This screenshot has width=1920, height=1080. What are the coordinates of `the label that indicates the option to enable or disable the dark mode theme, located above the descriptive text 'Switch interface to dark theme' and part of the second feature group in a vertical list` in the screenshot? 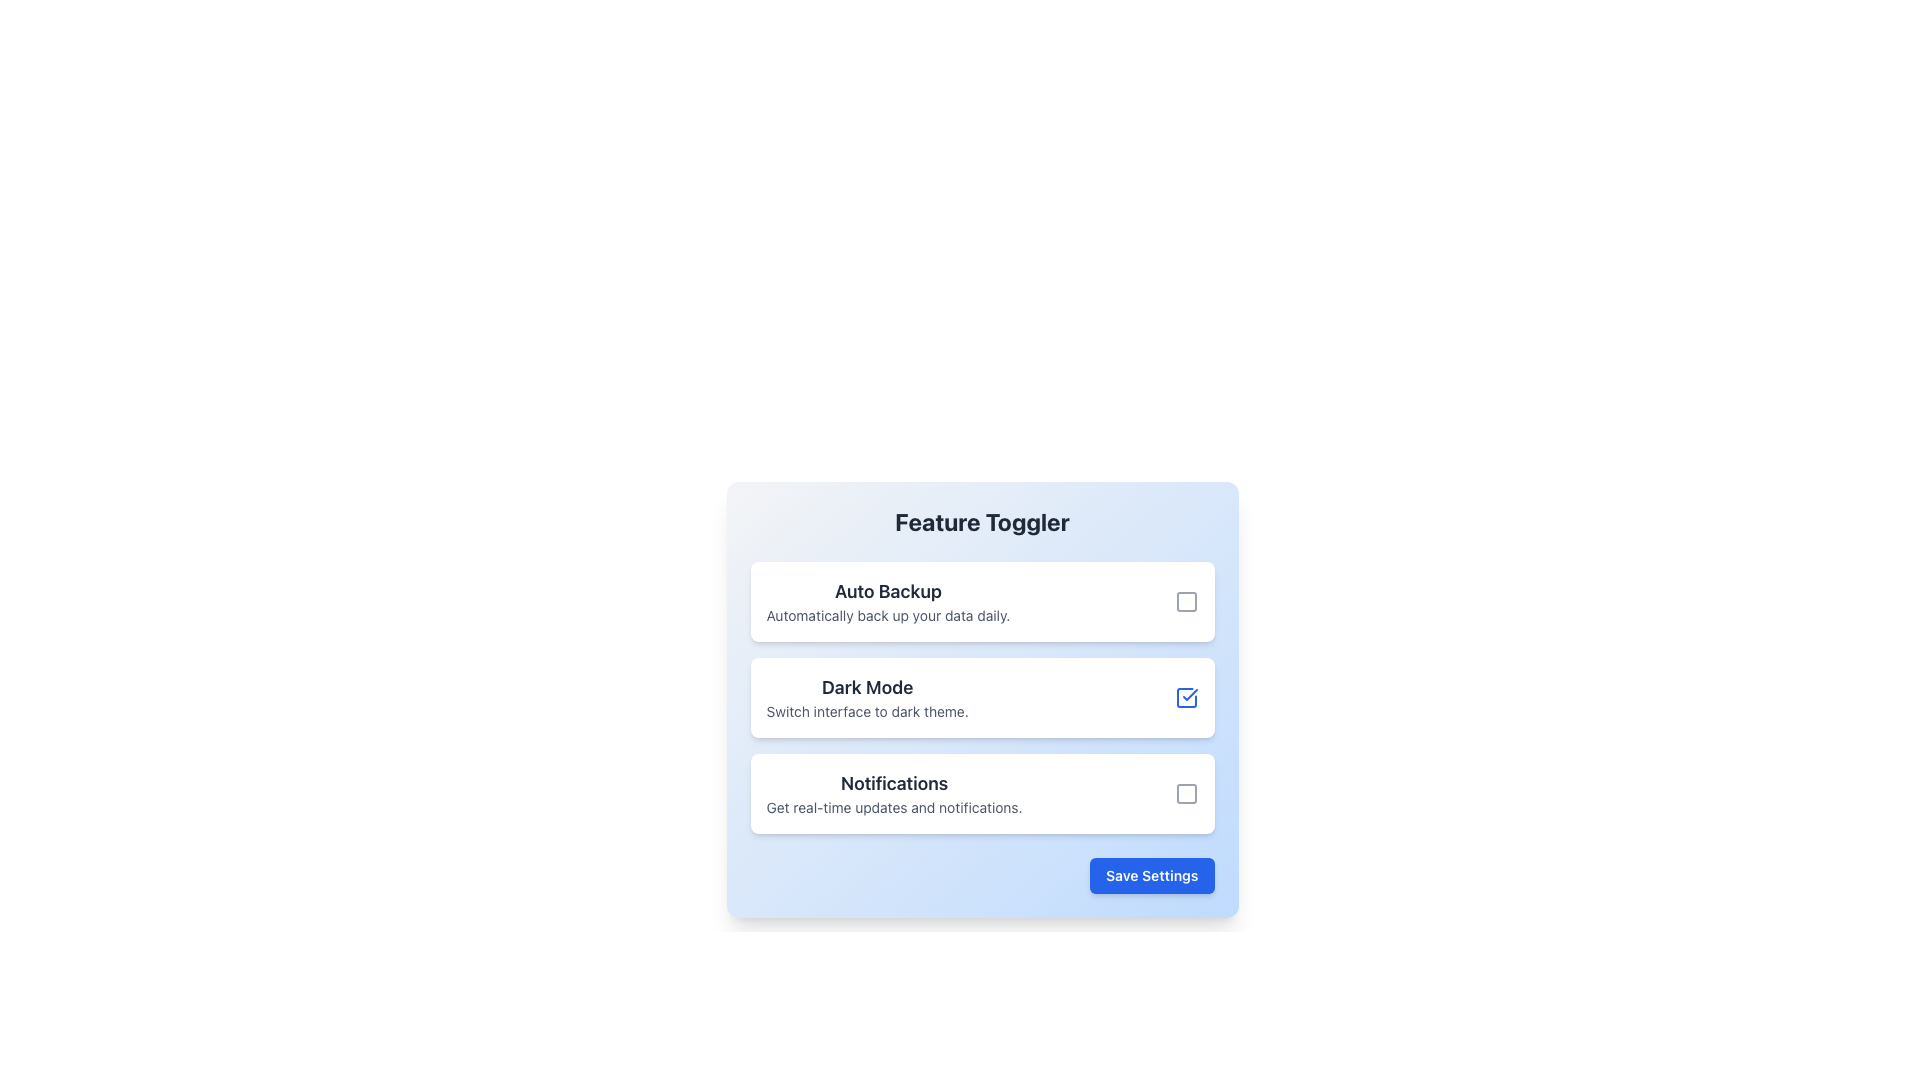 It's located at (867, 686).